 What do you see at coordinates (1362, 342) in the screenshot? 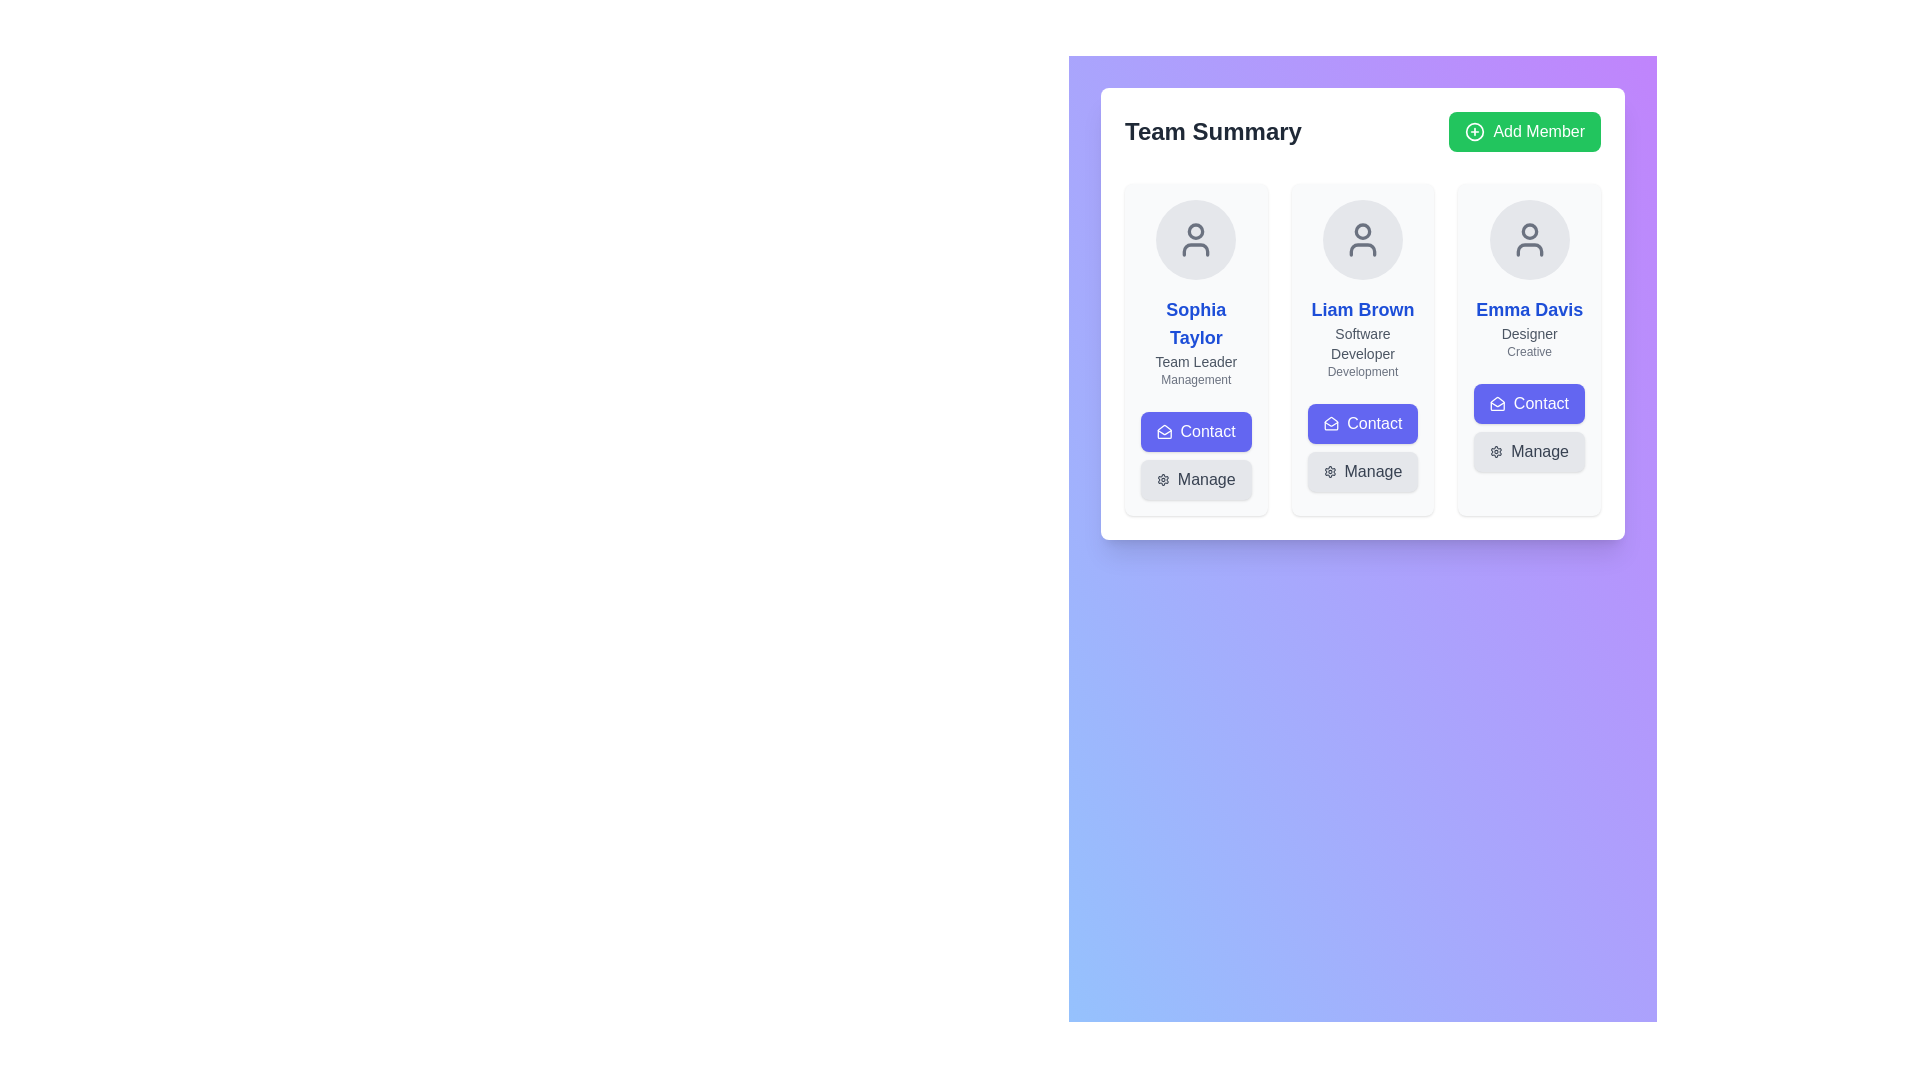
I see `the text label displaying the job title 'Software Developer' for the individual 'Liam Brown' in the second card of the user cards` at bounding box center [1362, 342].